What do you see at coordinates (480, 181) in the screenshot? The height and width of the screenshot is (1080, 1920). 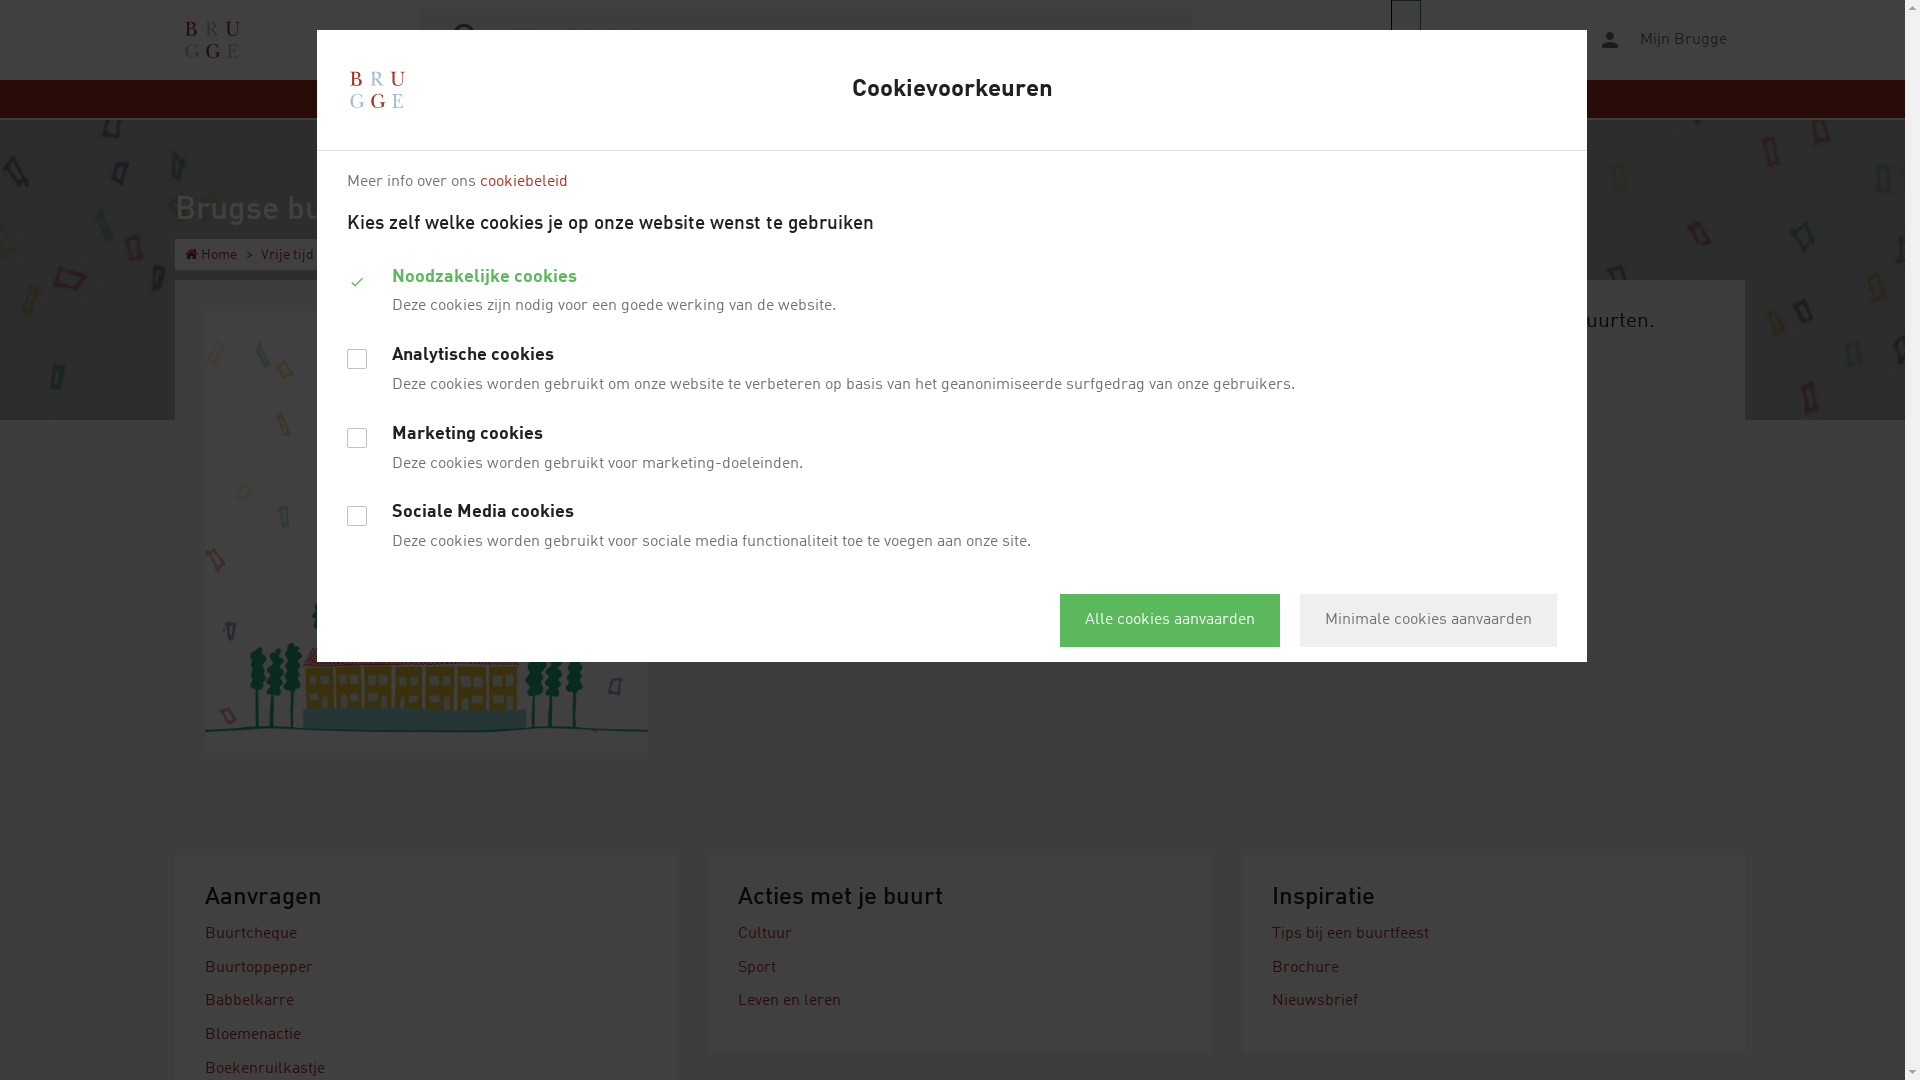 I see `'cookiebeleid'` at bounding box center [480, 181].